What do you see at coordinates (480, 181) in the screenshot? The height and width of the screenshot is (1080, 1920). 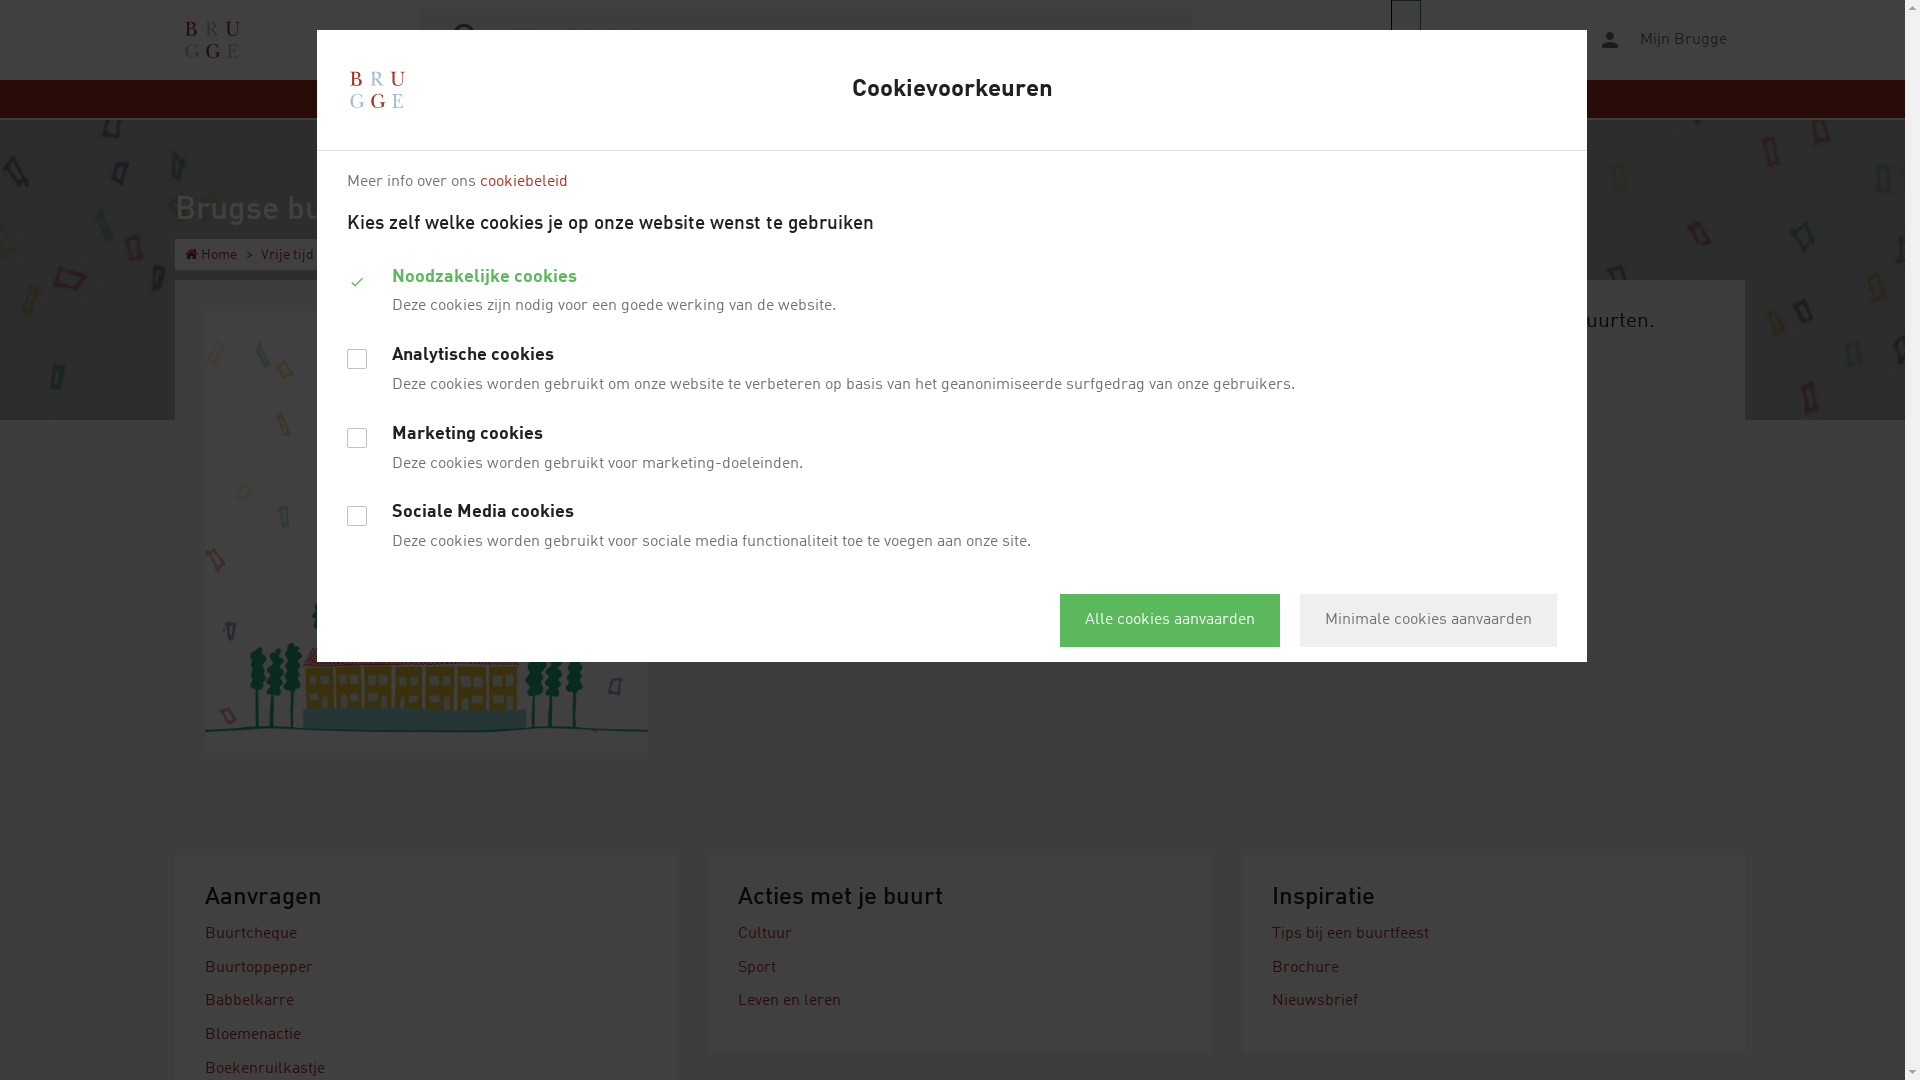 I see `'cookiebeleid'` at bounding box center [480, 181].